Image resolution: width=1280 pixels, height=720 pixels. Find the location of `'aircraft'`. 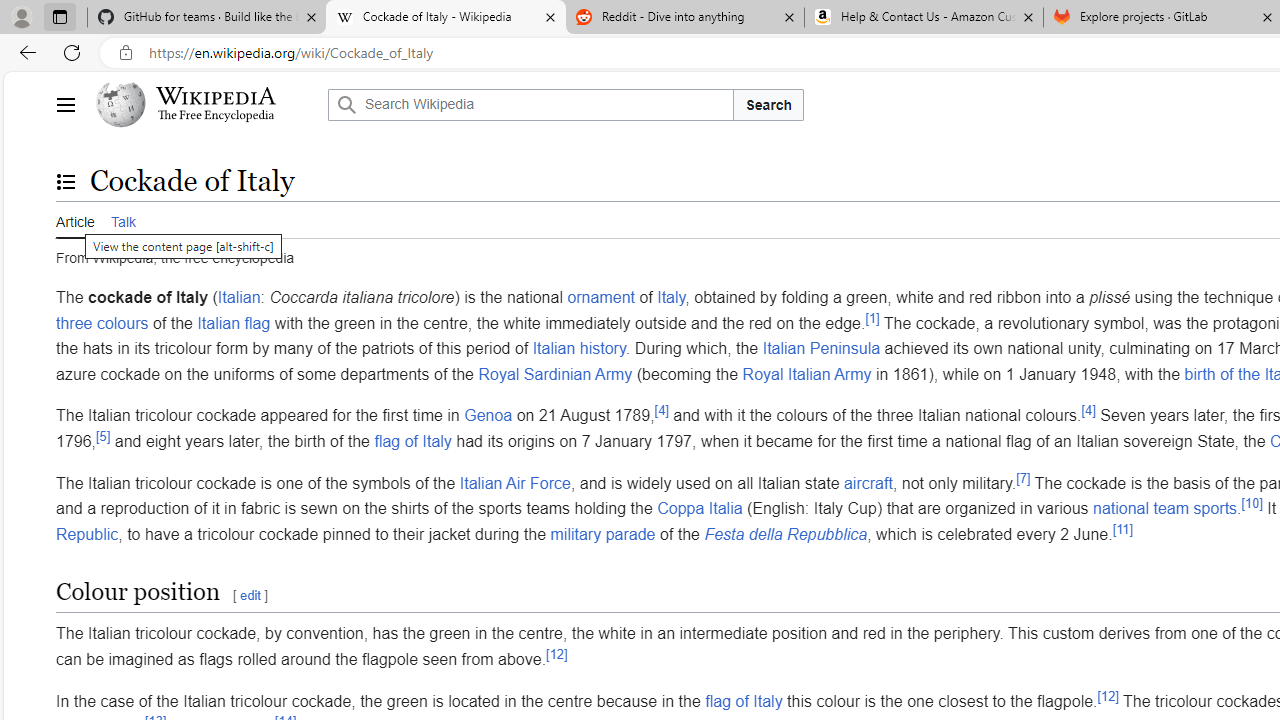

'aircraft' is located at coordinates (868, 482).